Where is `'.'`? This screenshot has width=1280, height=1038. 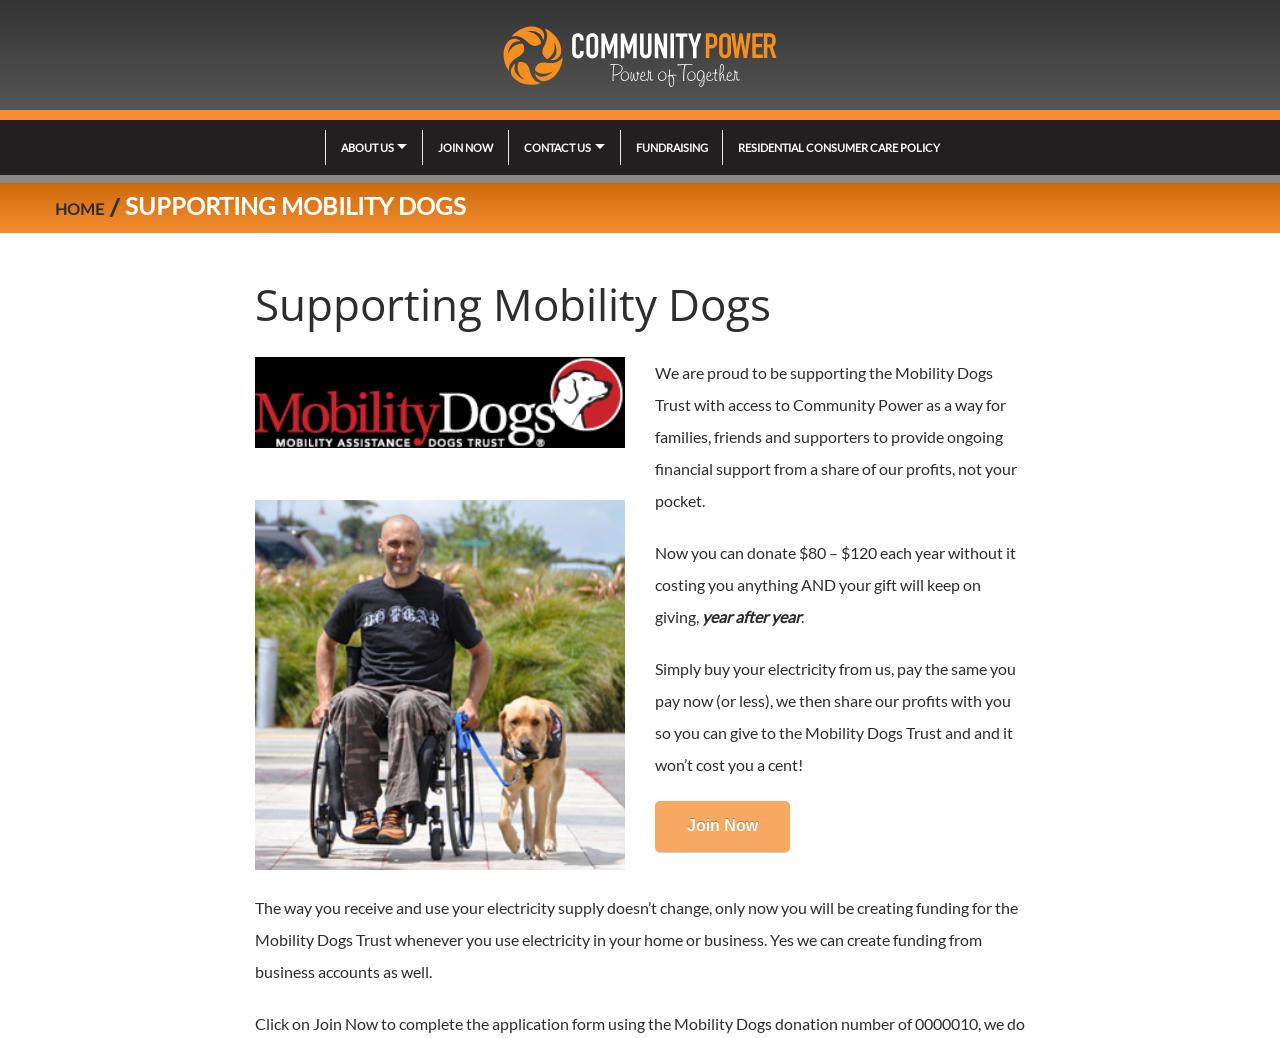 '.' is located at coordinates (802, 615).